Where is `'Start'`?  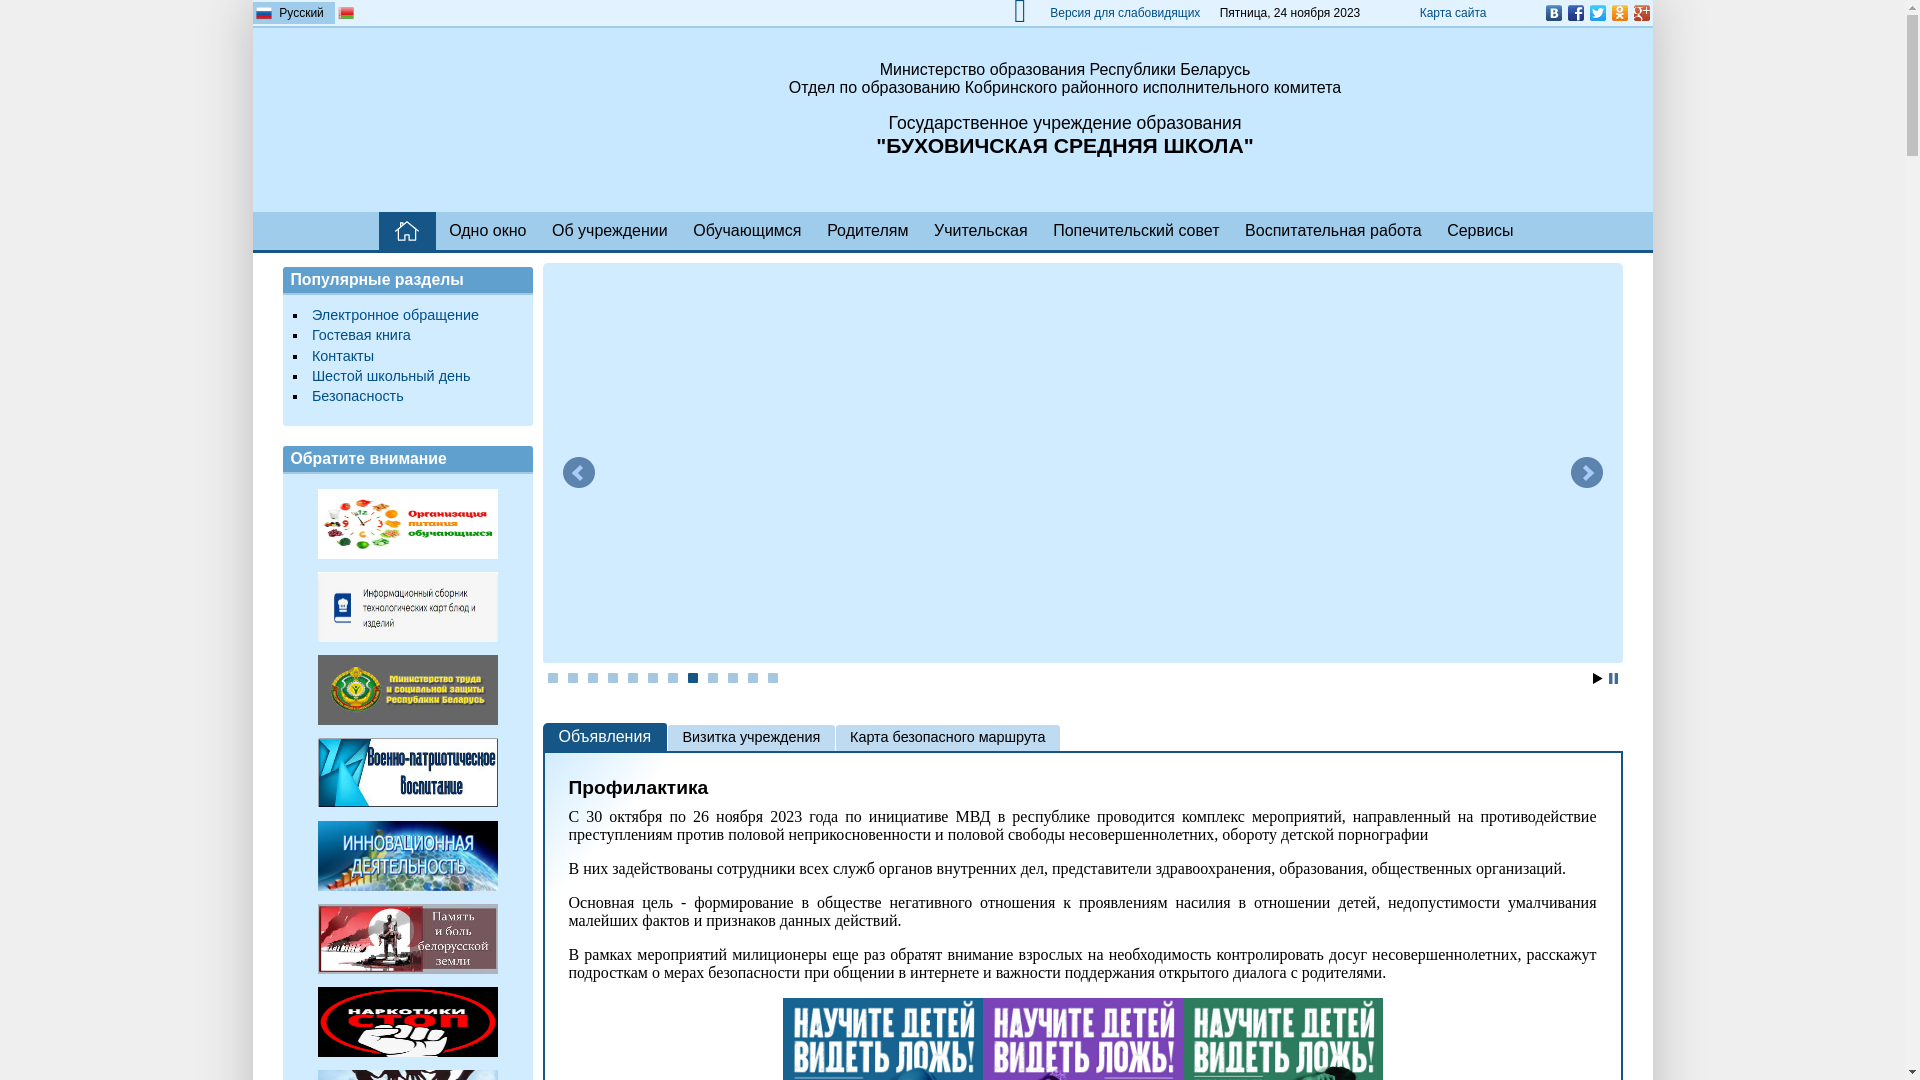 'Start' is located at coordinates (1591, 677).